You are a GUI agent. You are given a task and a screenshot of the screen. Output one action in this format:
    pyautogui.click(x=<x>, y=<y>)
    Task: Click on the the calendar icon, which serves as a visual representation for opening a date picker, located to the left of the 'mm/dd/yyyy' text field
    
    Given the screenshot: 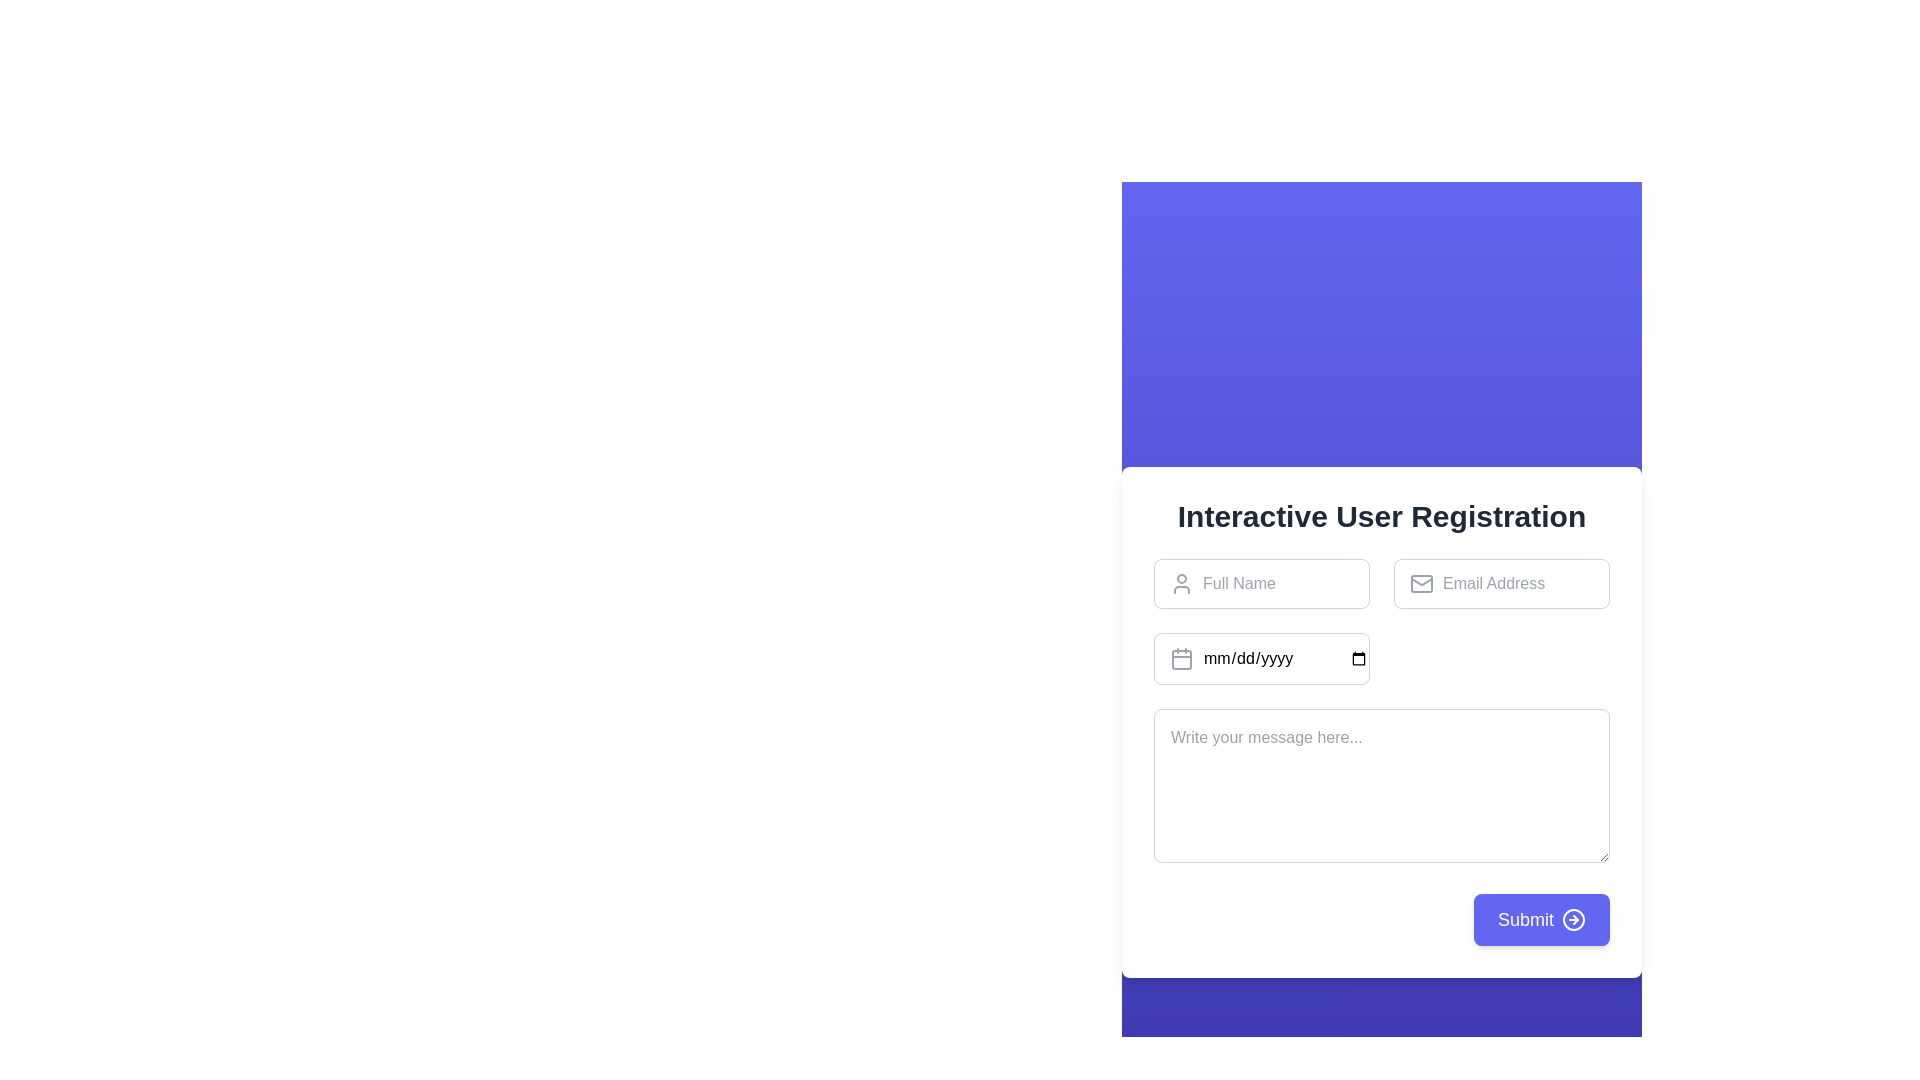 What is the action you would take?
    pyautogui.click(x=1181, y=659)
    